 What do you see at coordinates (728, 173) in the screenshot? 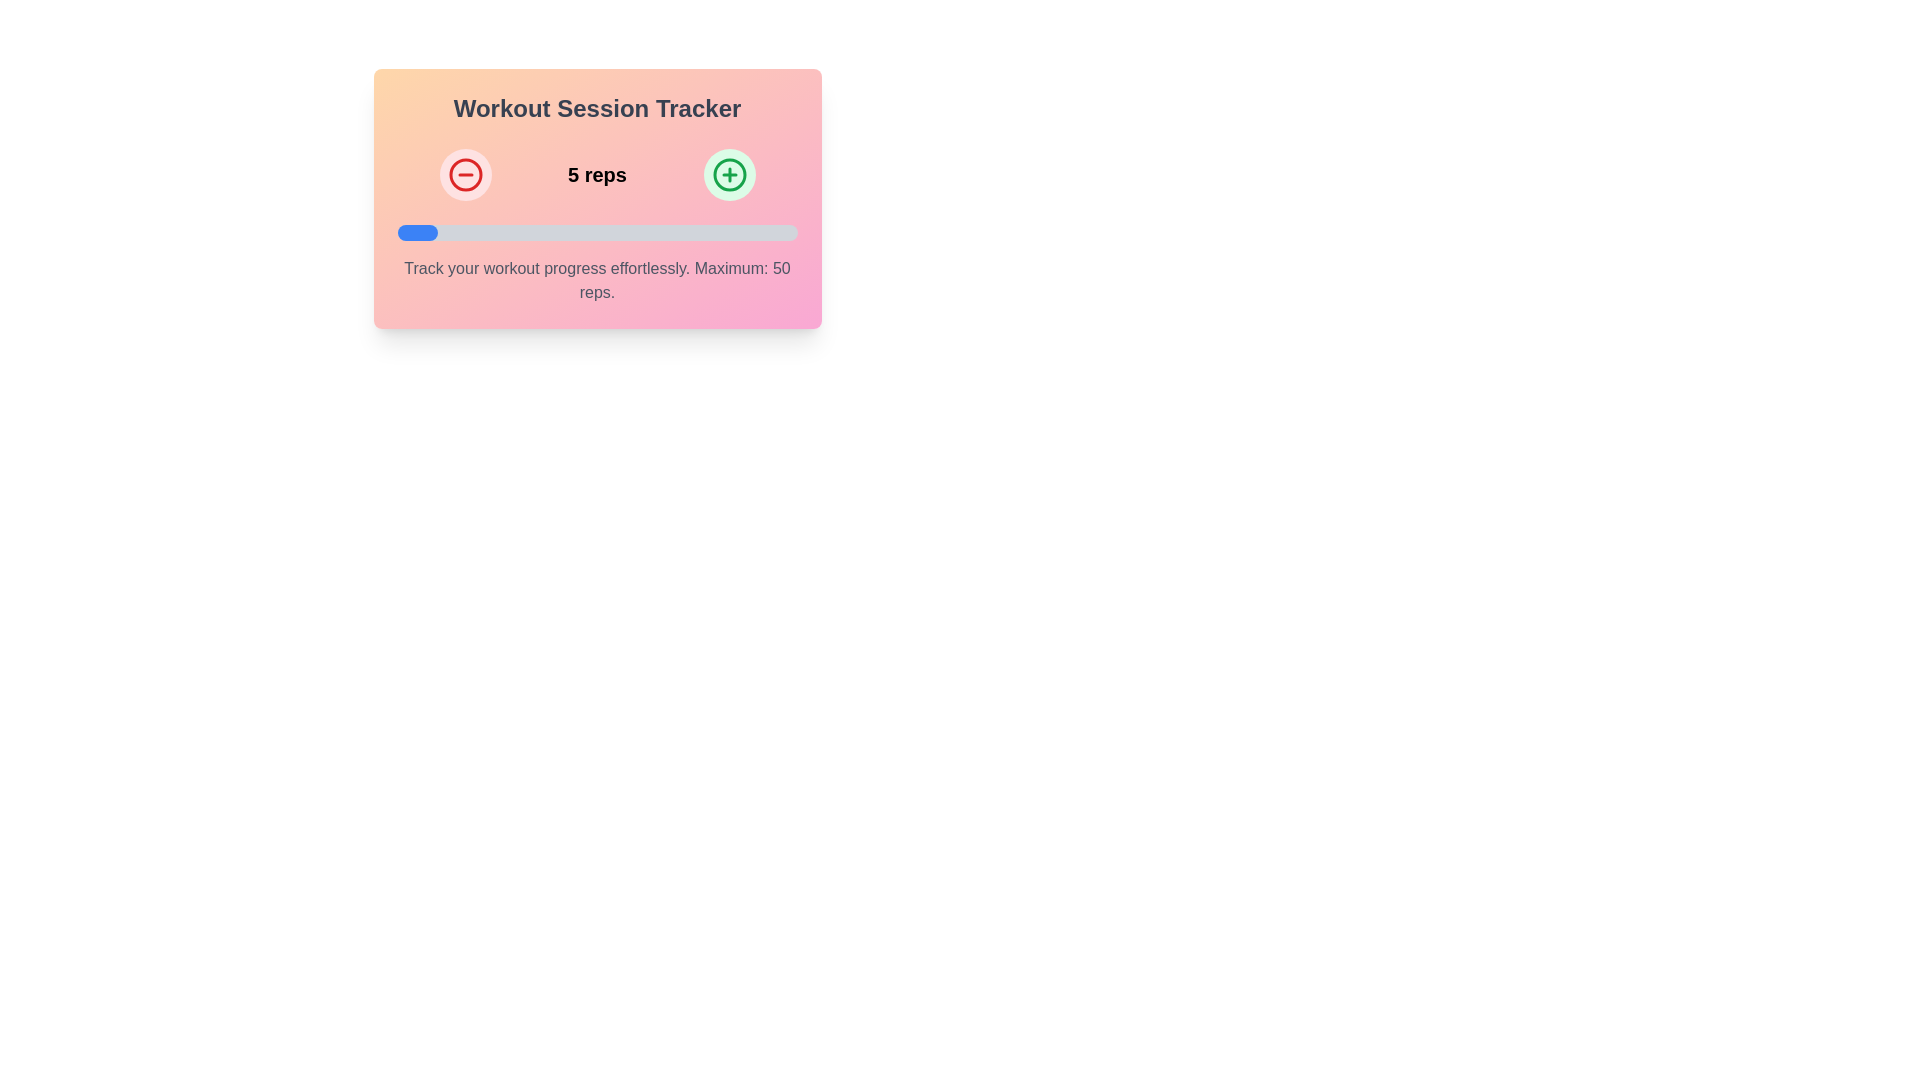
I see `the circular green button with a plus sign` at bounding box center [728, 173].